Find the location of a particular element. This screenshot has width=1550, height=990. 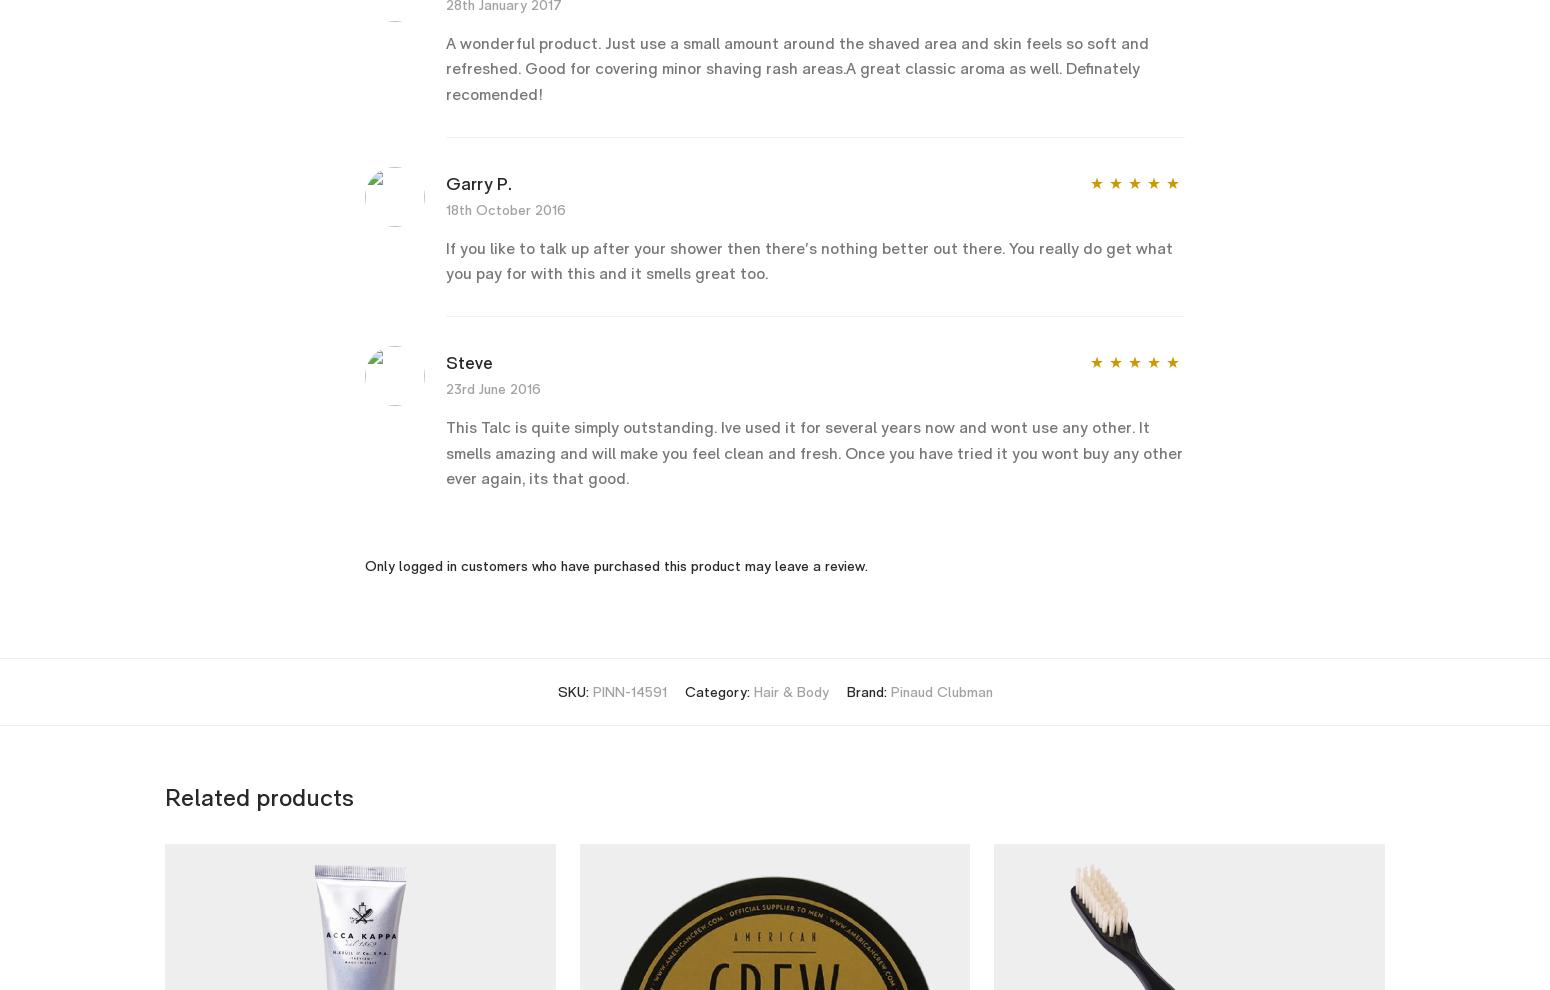

'PINN-14591' is located at coordinates (627, 691).